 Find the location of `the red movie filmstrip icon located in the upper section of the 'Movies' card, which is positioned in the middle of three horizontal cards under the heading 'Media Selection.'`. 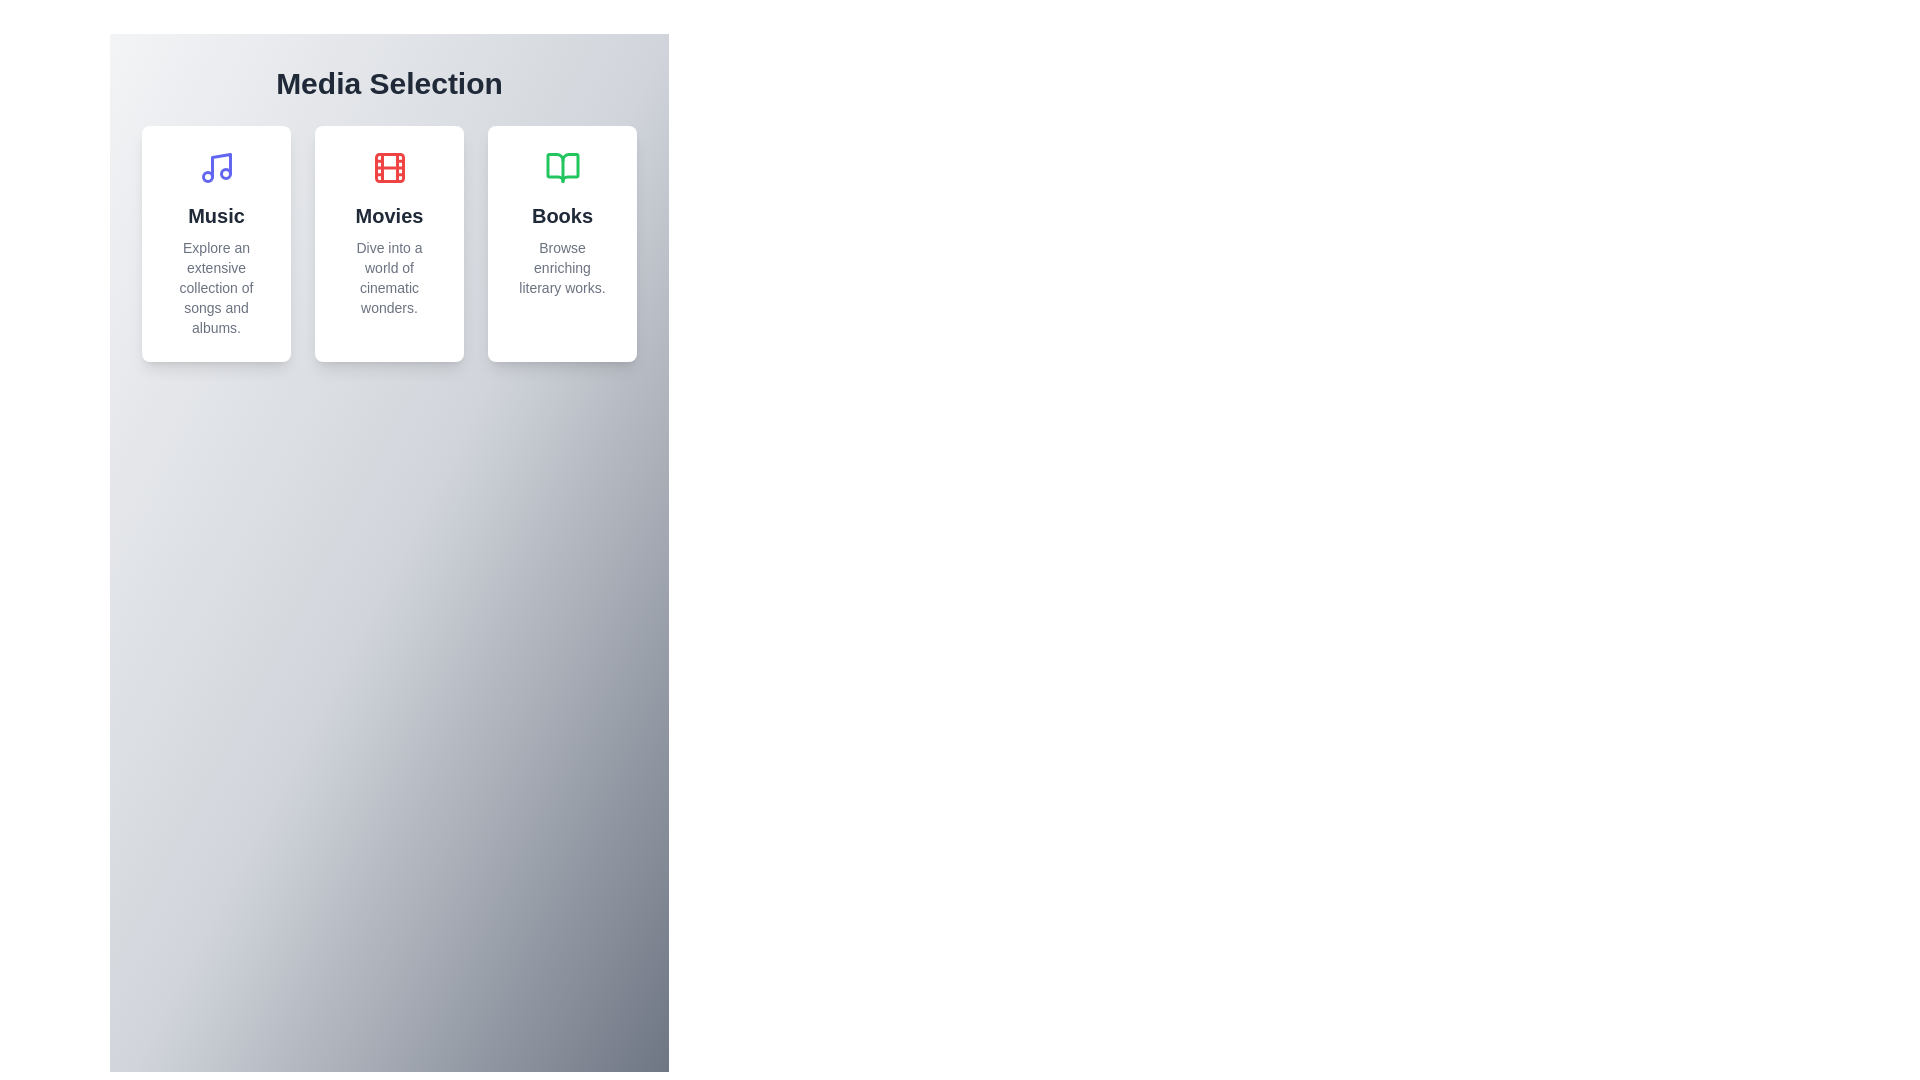

the red movie filmstrip icon located in the upper section of the 'Movies' card, which is positioned in the middle of three horizontal cards under the heading 'Media Selection.' is located at coordinates (389, 167).